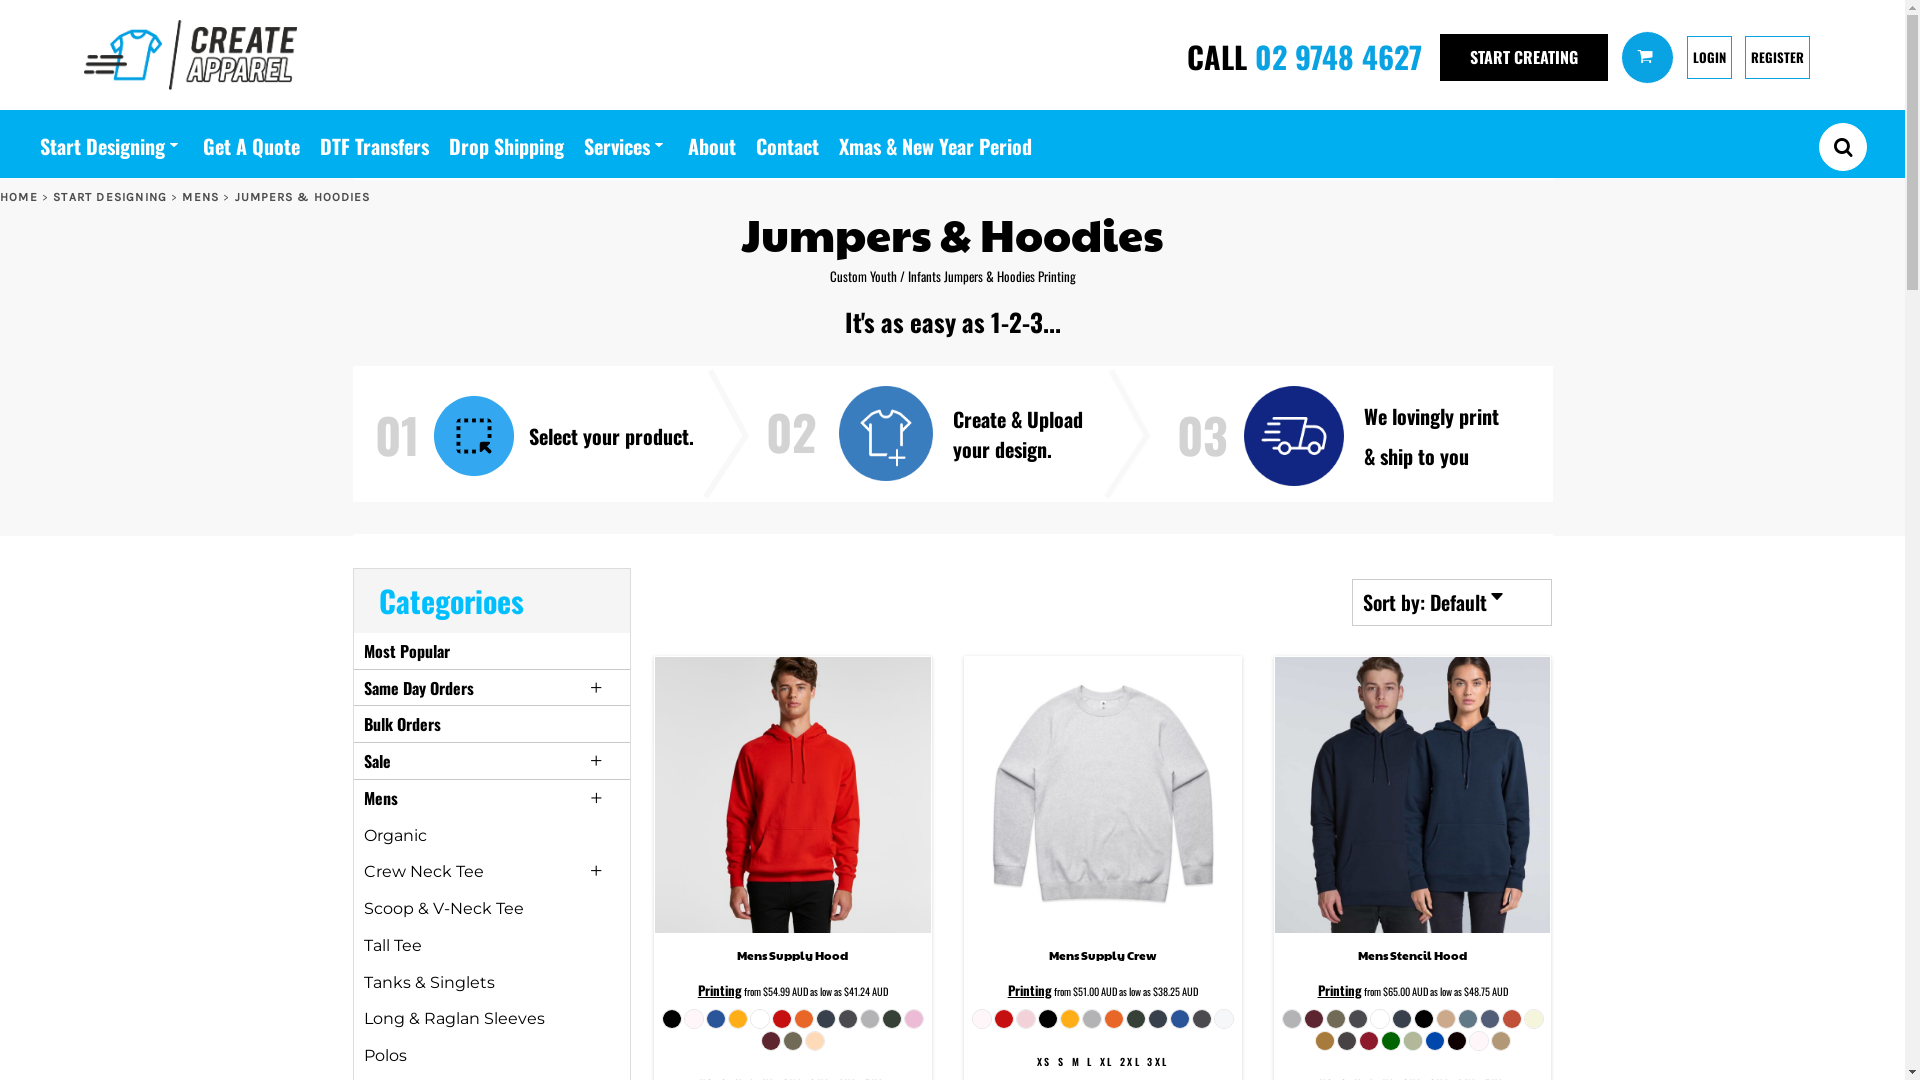 The height and width of the screenshot is (1080, 1920). What do you see at coordinates (417, 686) in the screenshot?
I see `'Same Day Orders'` at bounding box center [417, 686].